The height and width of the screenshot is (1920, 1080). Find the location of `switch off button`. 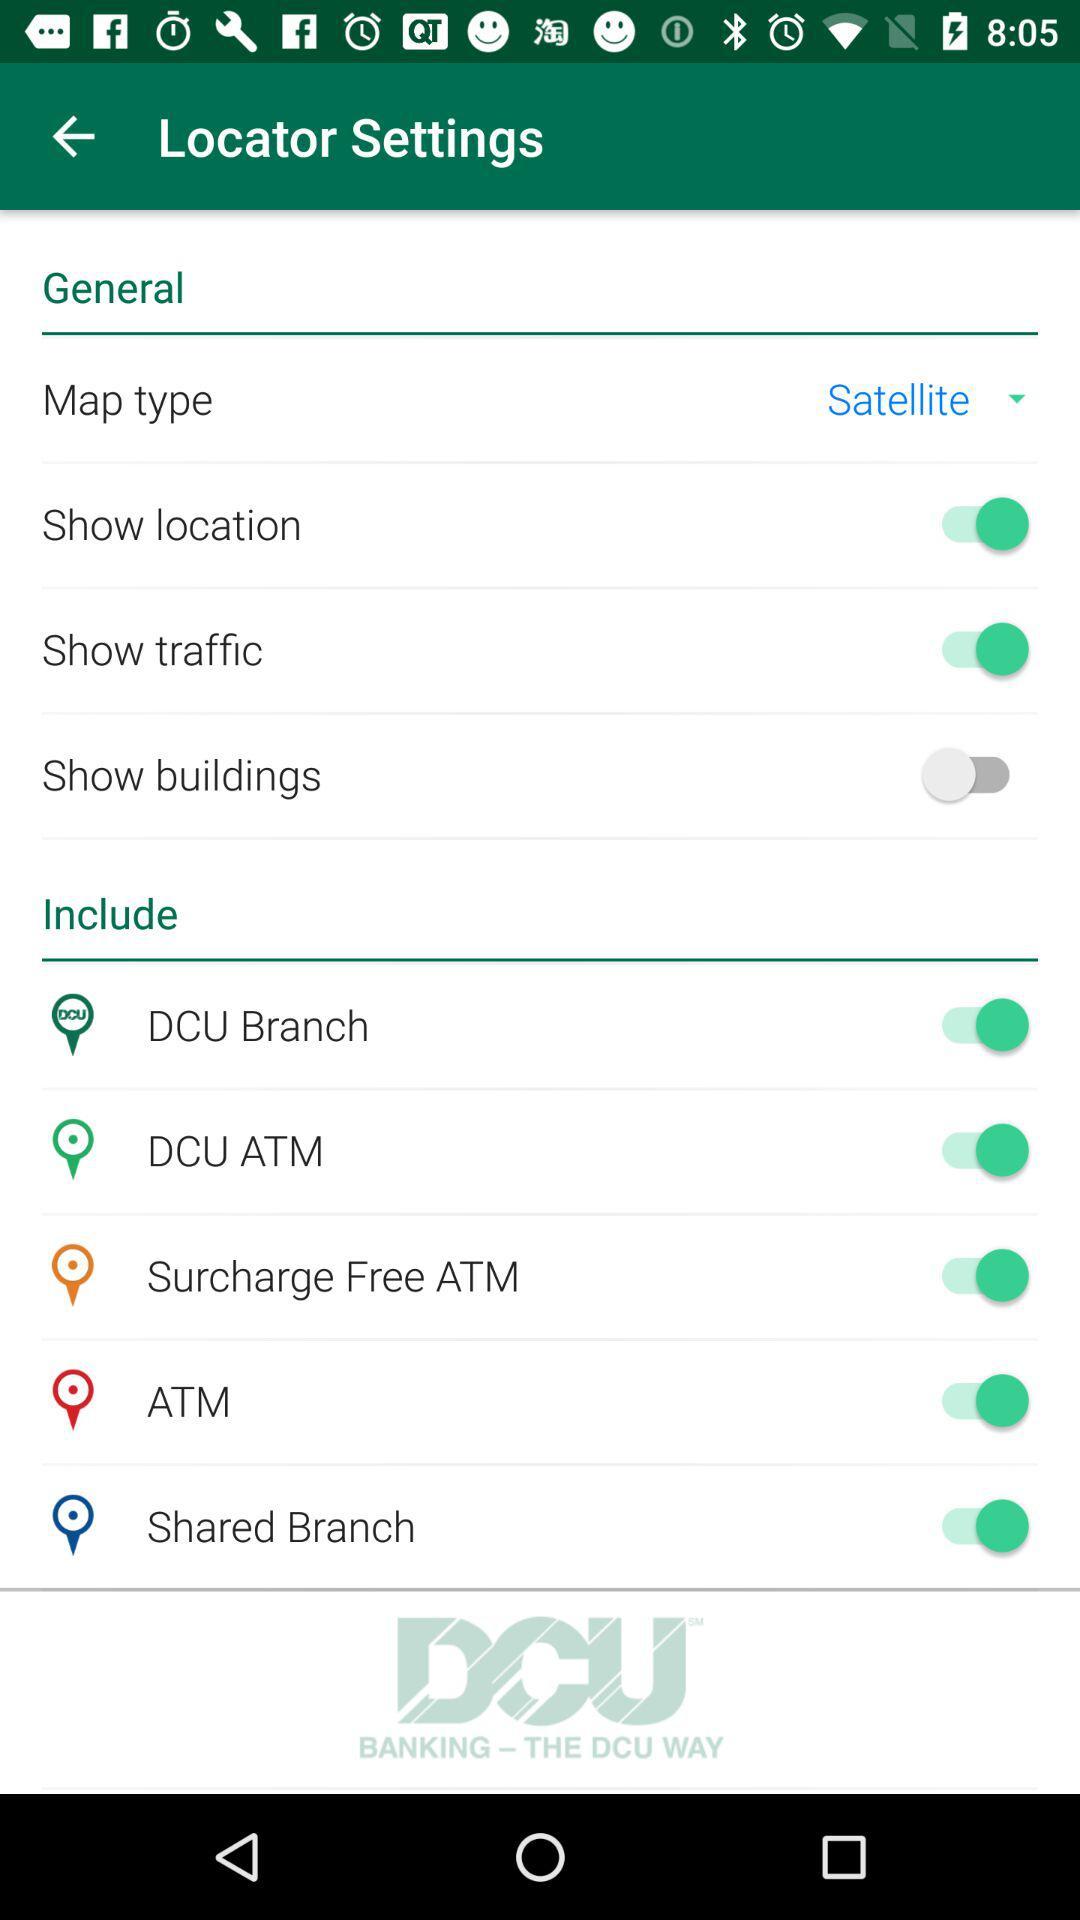

switch off button is located at coordinates (974, 1524).